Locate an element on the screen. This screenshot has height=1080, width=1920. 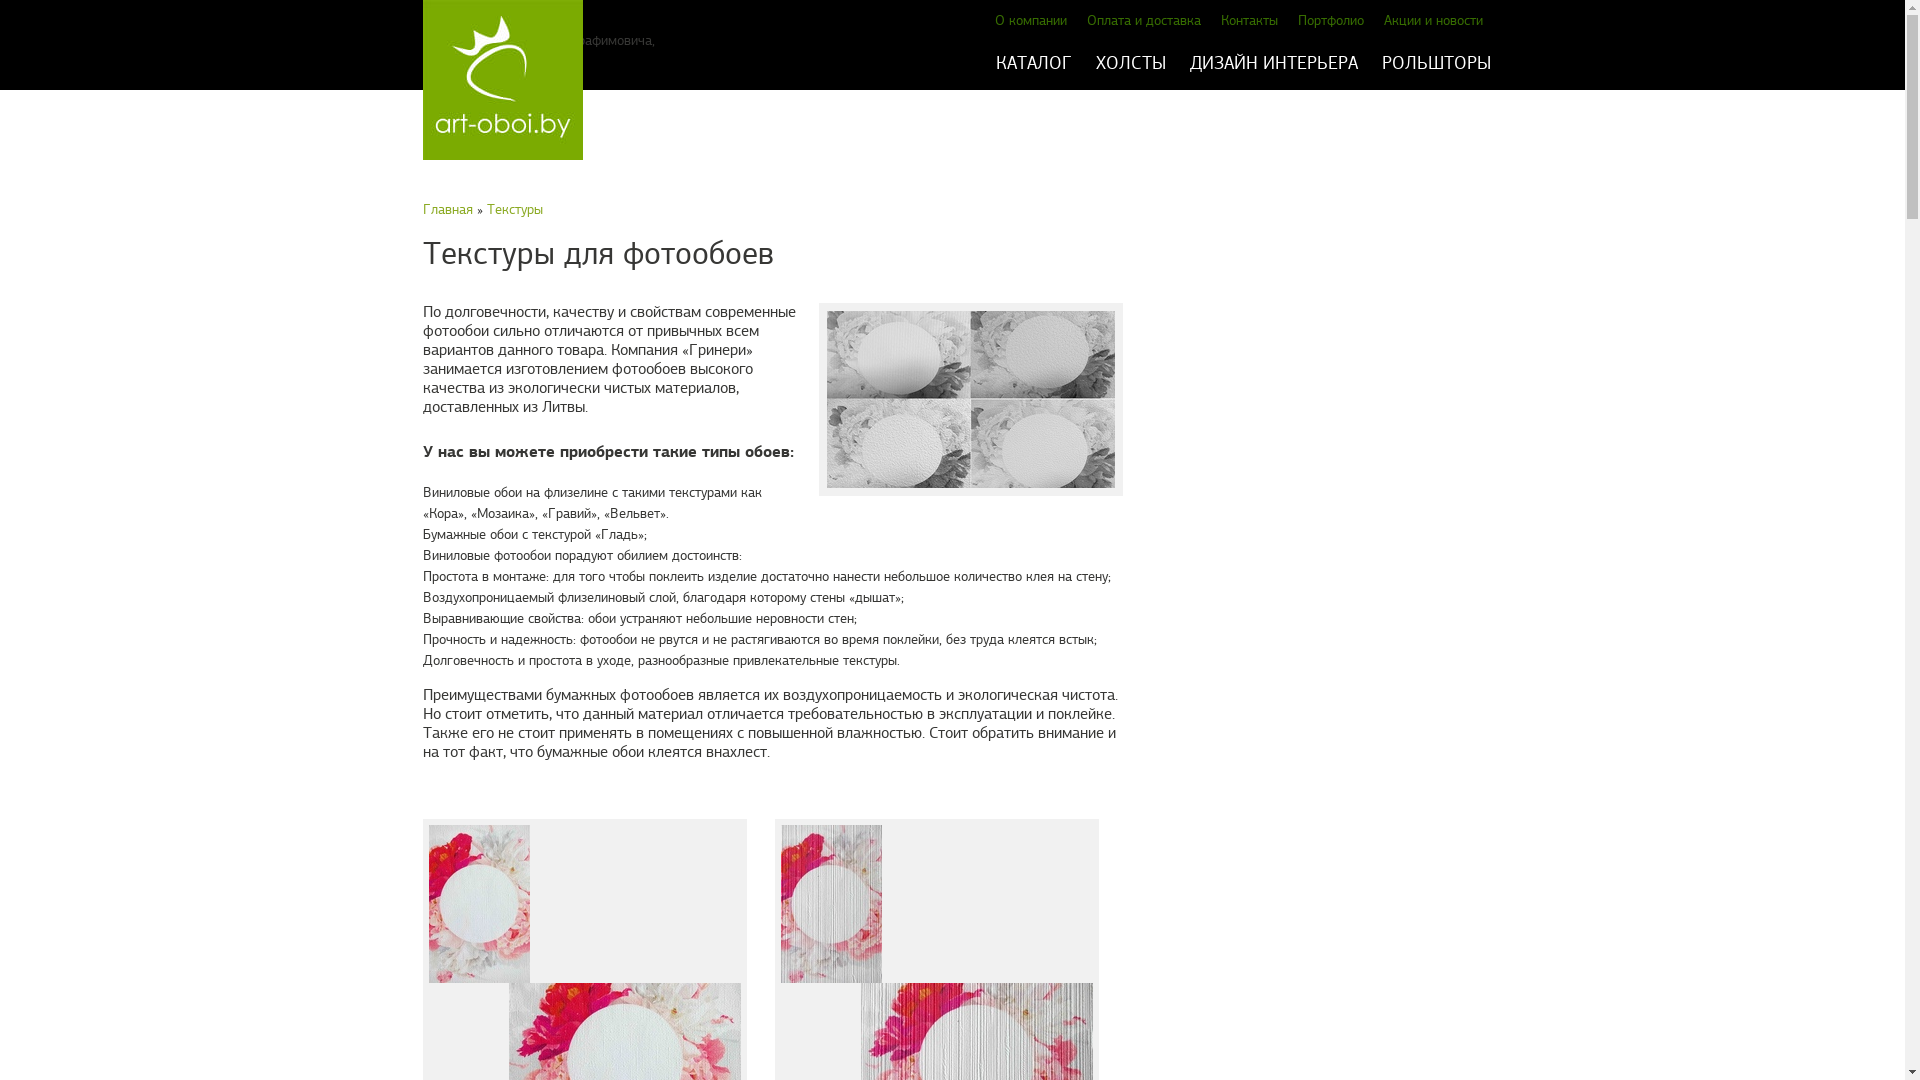
'+375 29 144 05 53' is located at coordinates (481, 40).